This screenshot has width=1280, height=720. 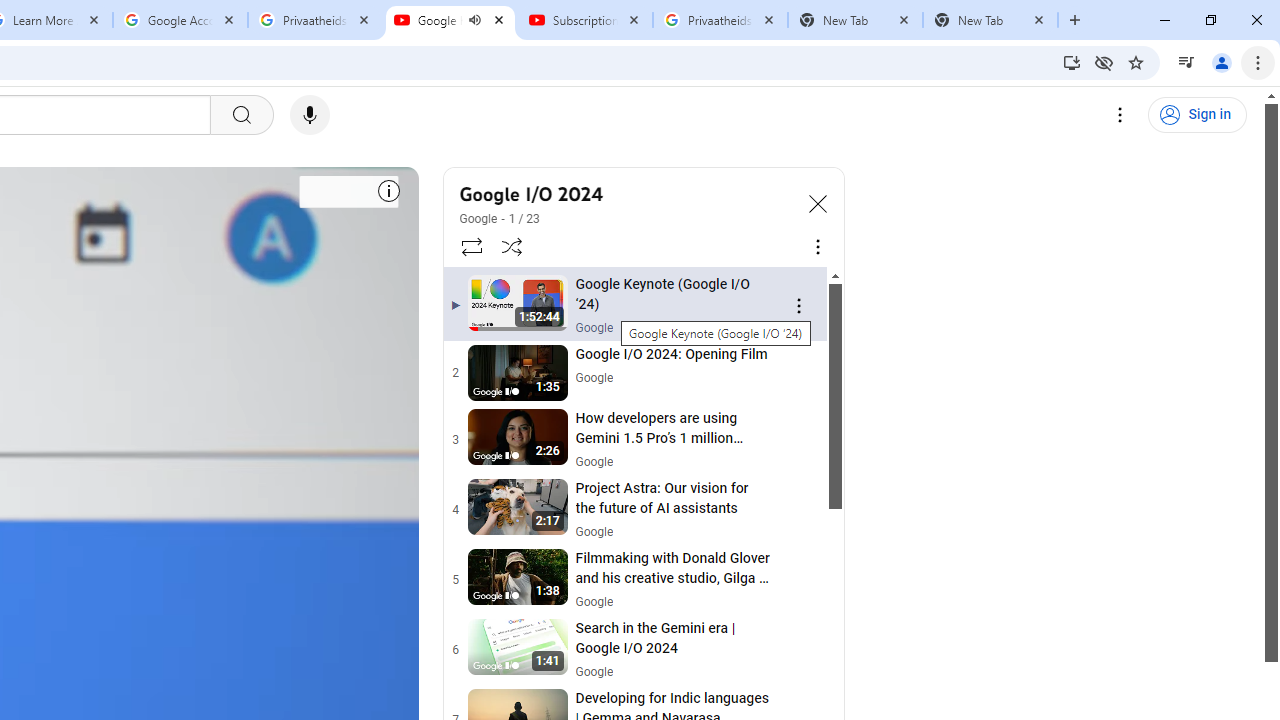 What do you see at coordinates (990, 20) in the screenshot?
I see `'New Tab'` at bounding box center [990, 20].